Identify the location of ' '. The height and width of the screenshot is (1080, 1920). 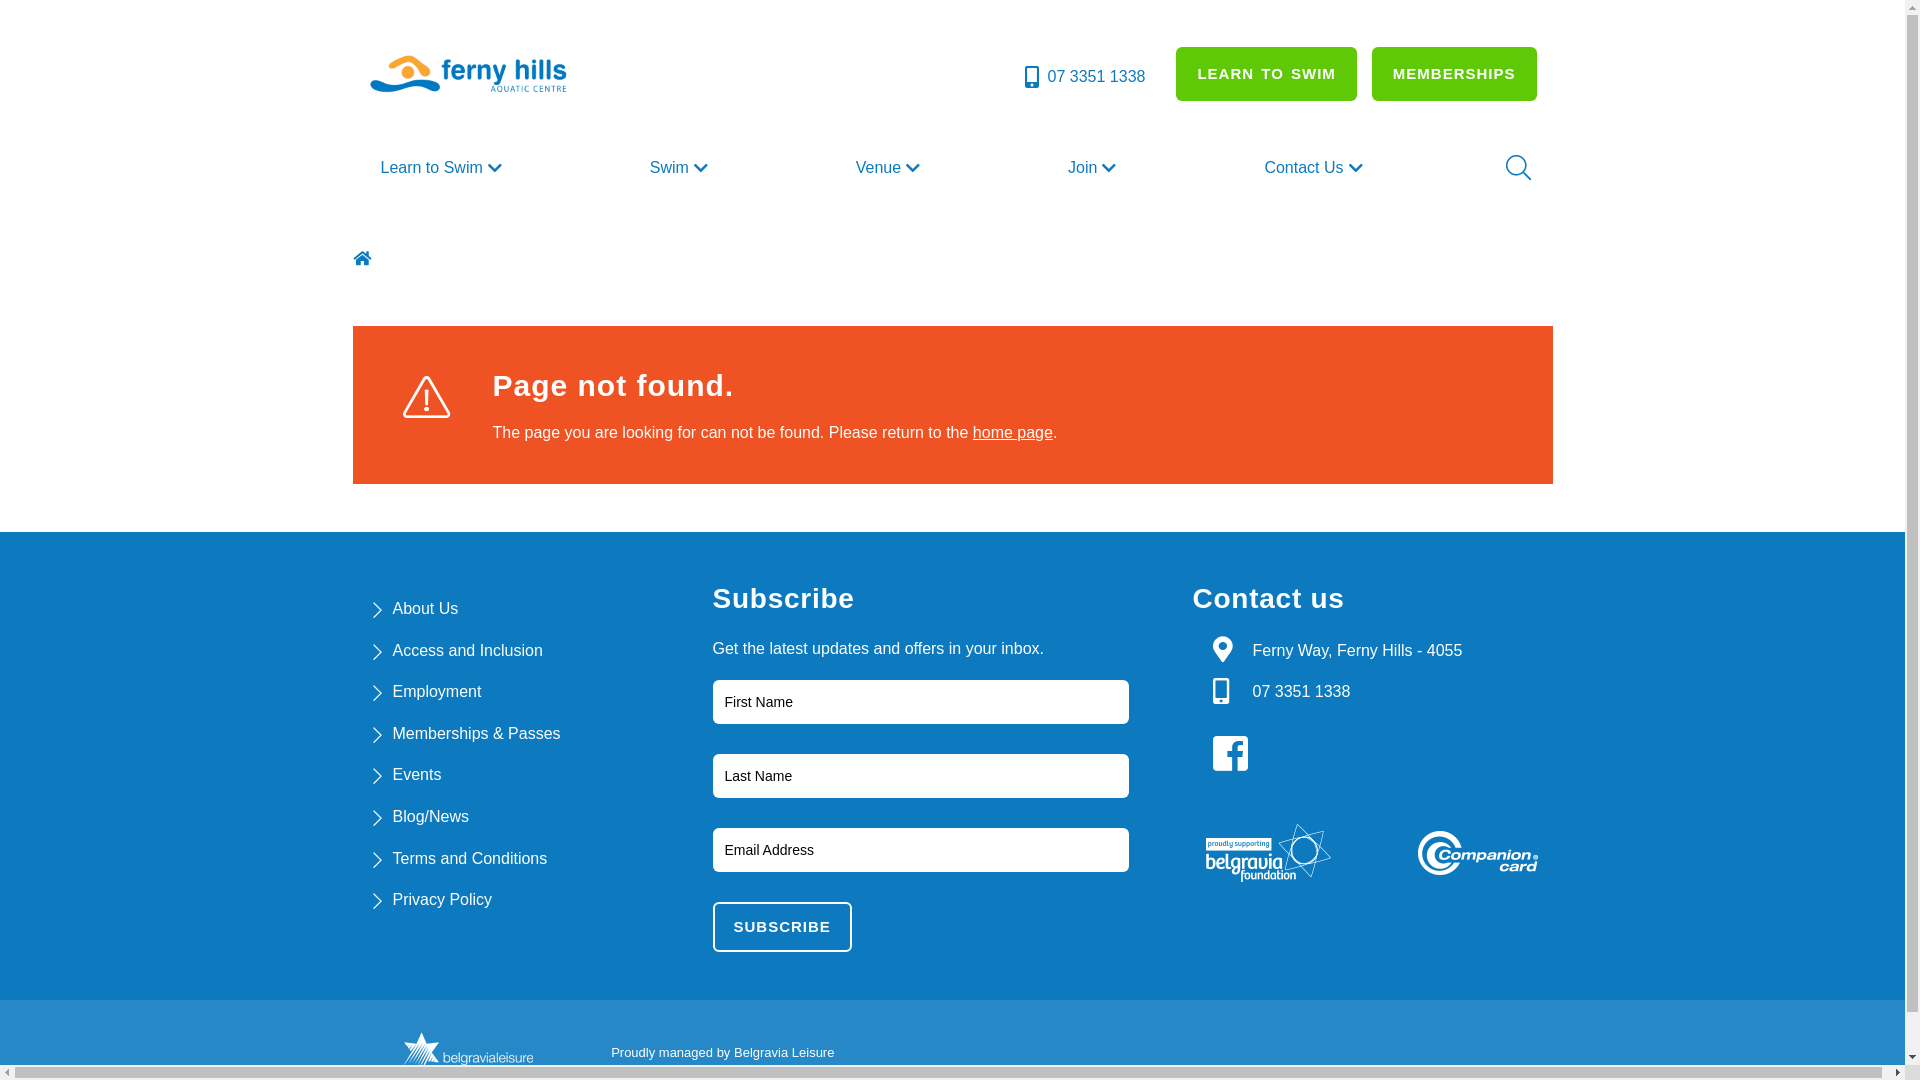
(1233, 753).